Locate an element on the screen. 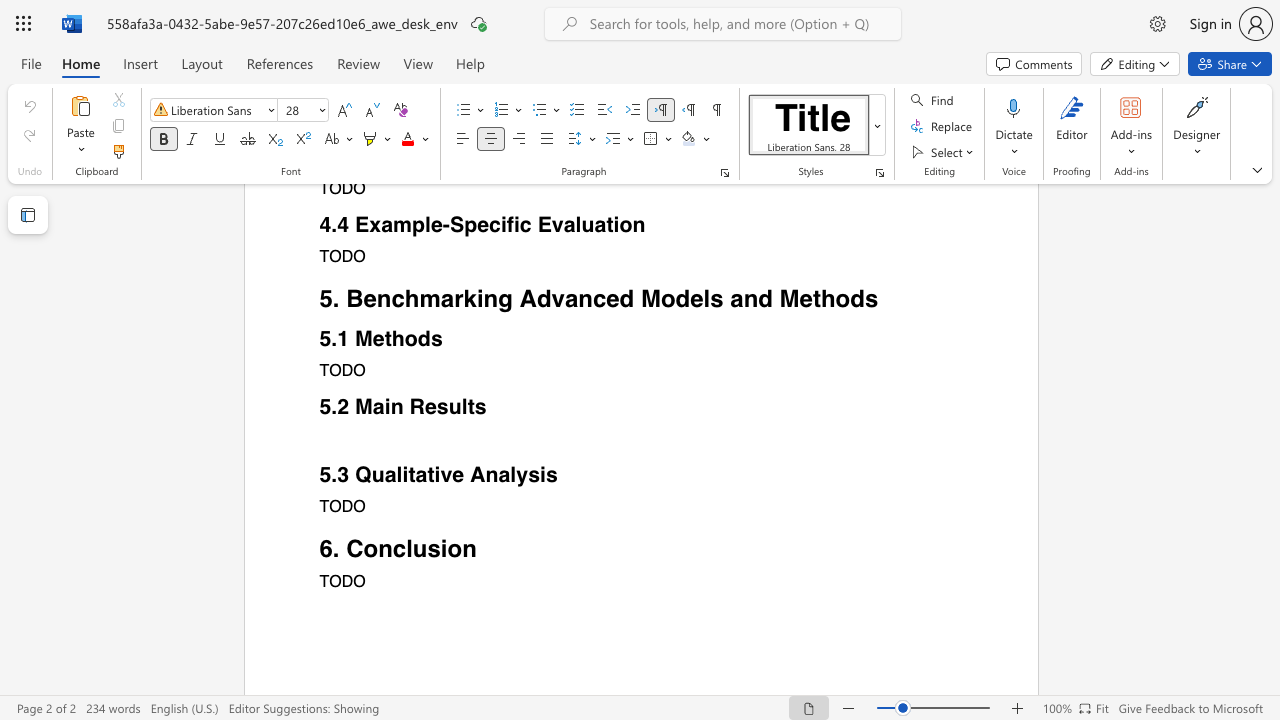  the subset text "nclusi" within the text "6. Conclusion" is located at coordinates (378, 548).